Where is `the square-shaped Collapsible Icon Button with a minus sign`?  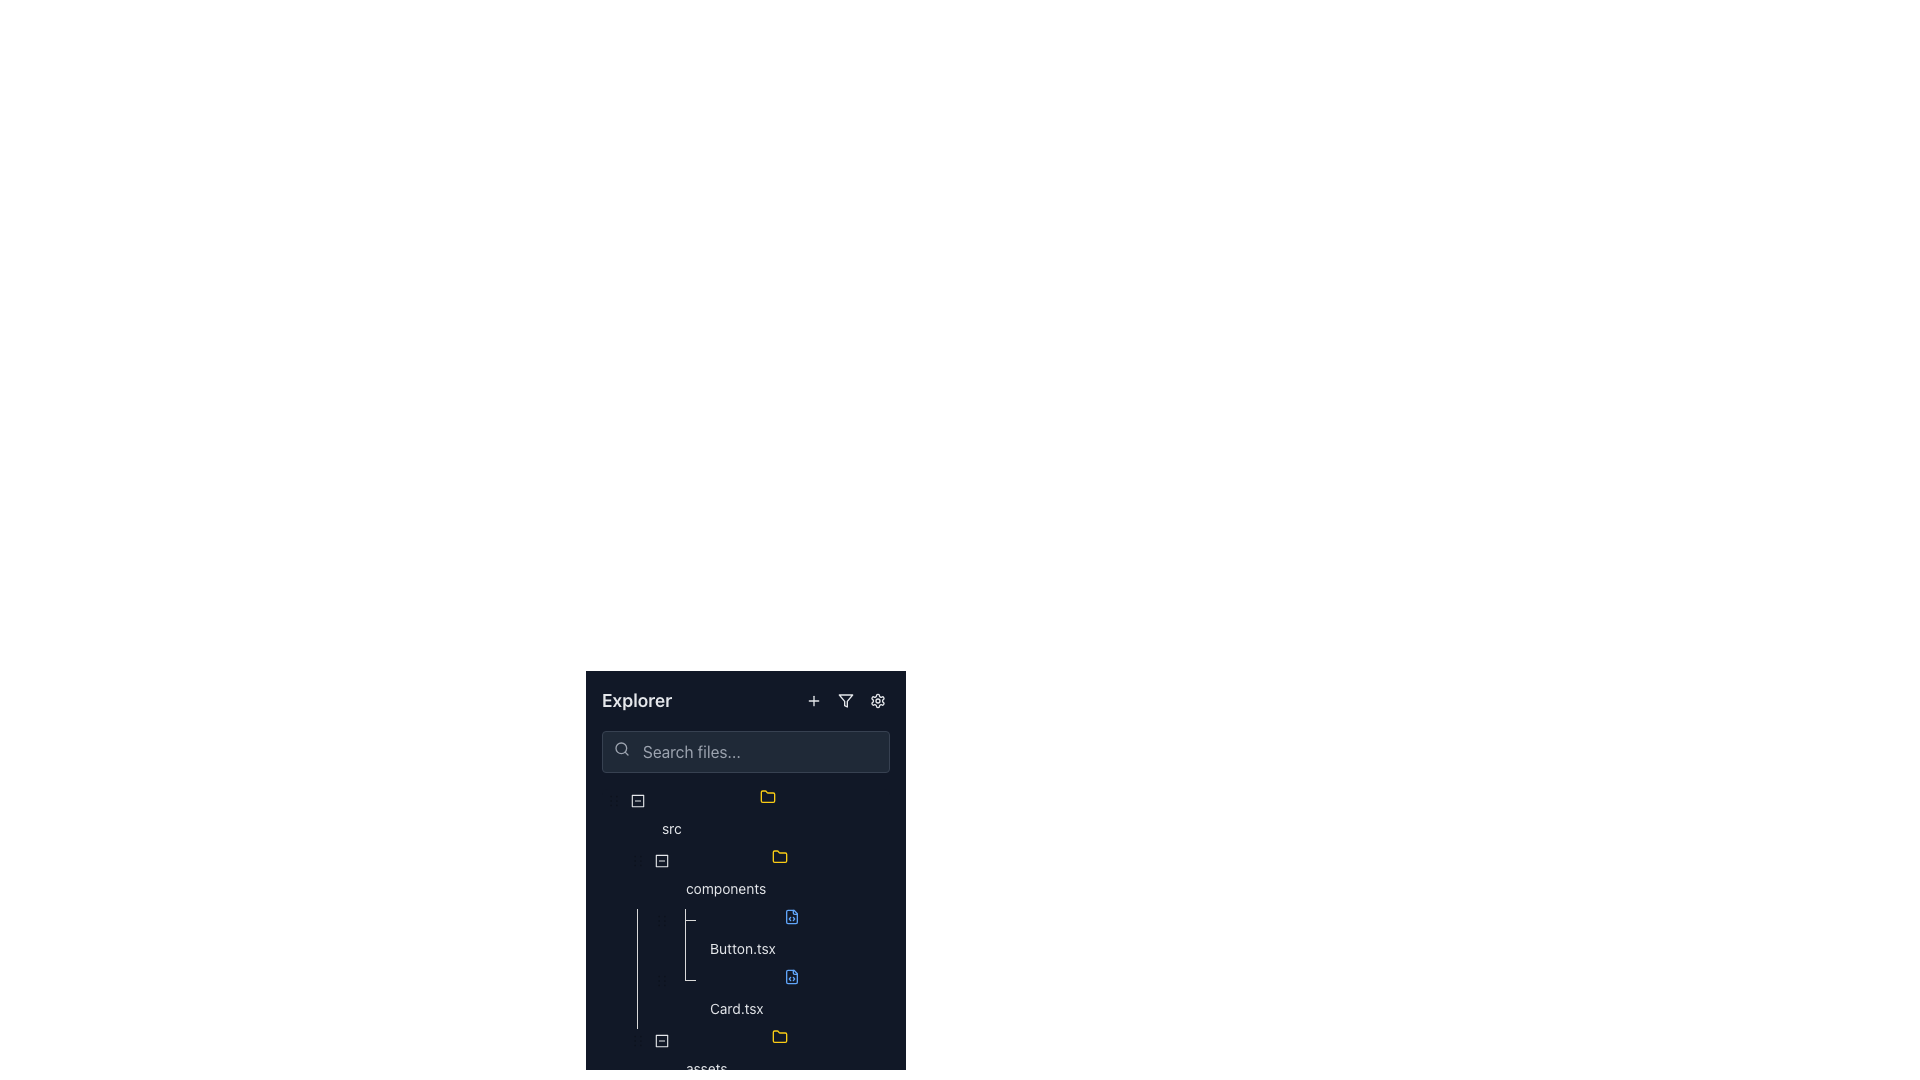 the square-shaped Collapsible Icon Button with a minus sign is located at coordinates (662, 1040).